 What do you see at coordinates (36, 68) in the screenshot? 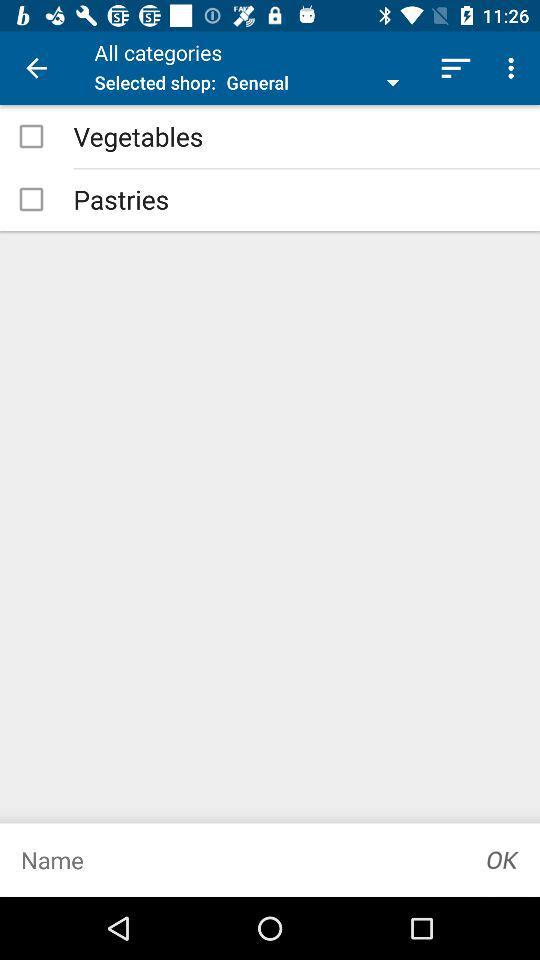
I see `item next to the all categories item` at bounding box center [36, 68].